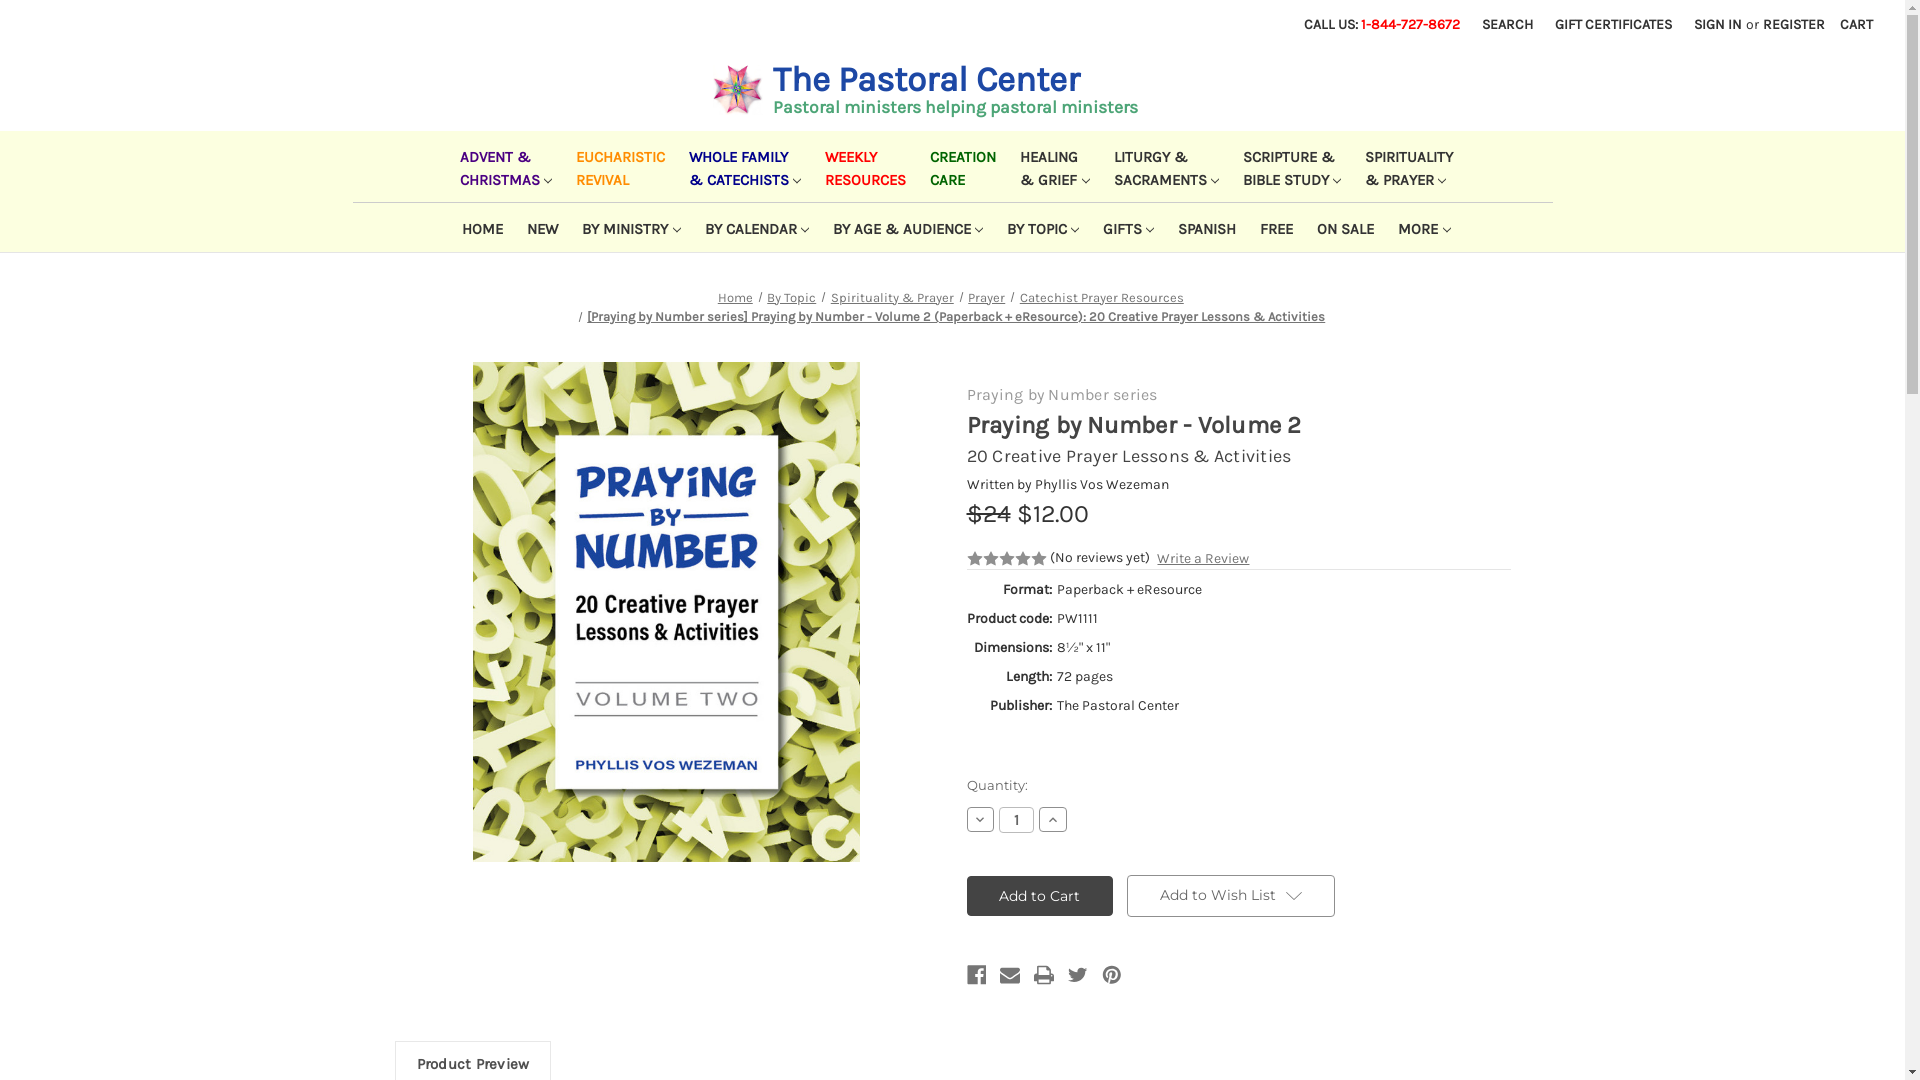 Image resolution: width=1920 pixels, height=1080 pixels. What do you see at coordinates (1404, 165) in the screenshot?
I see `'SPIRITUALITY` at bounding box center [1404, 165].